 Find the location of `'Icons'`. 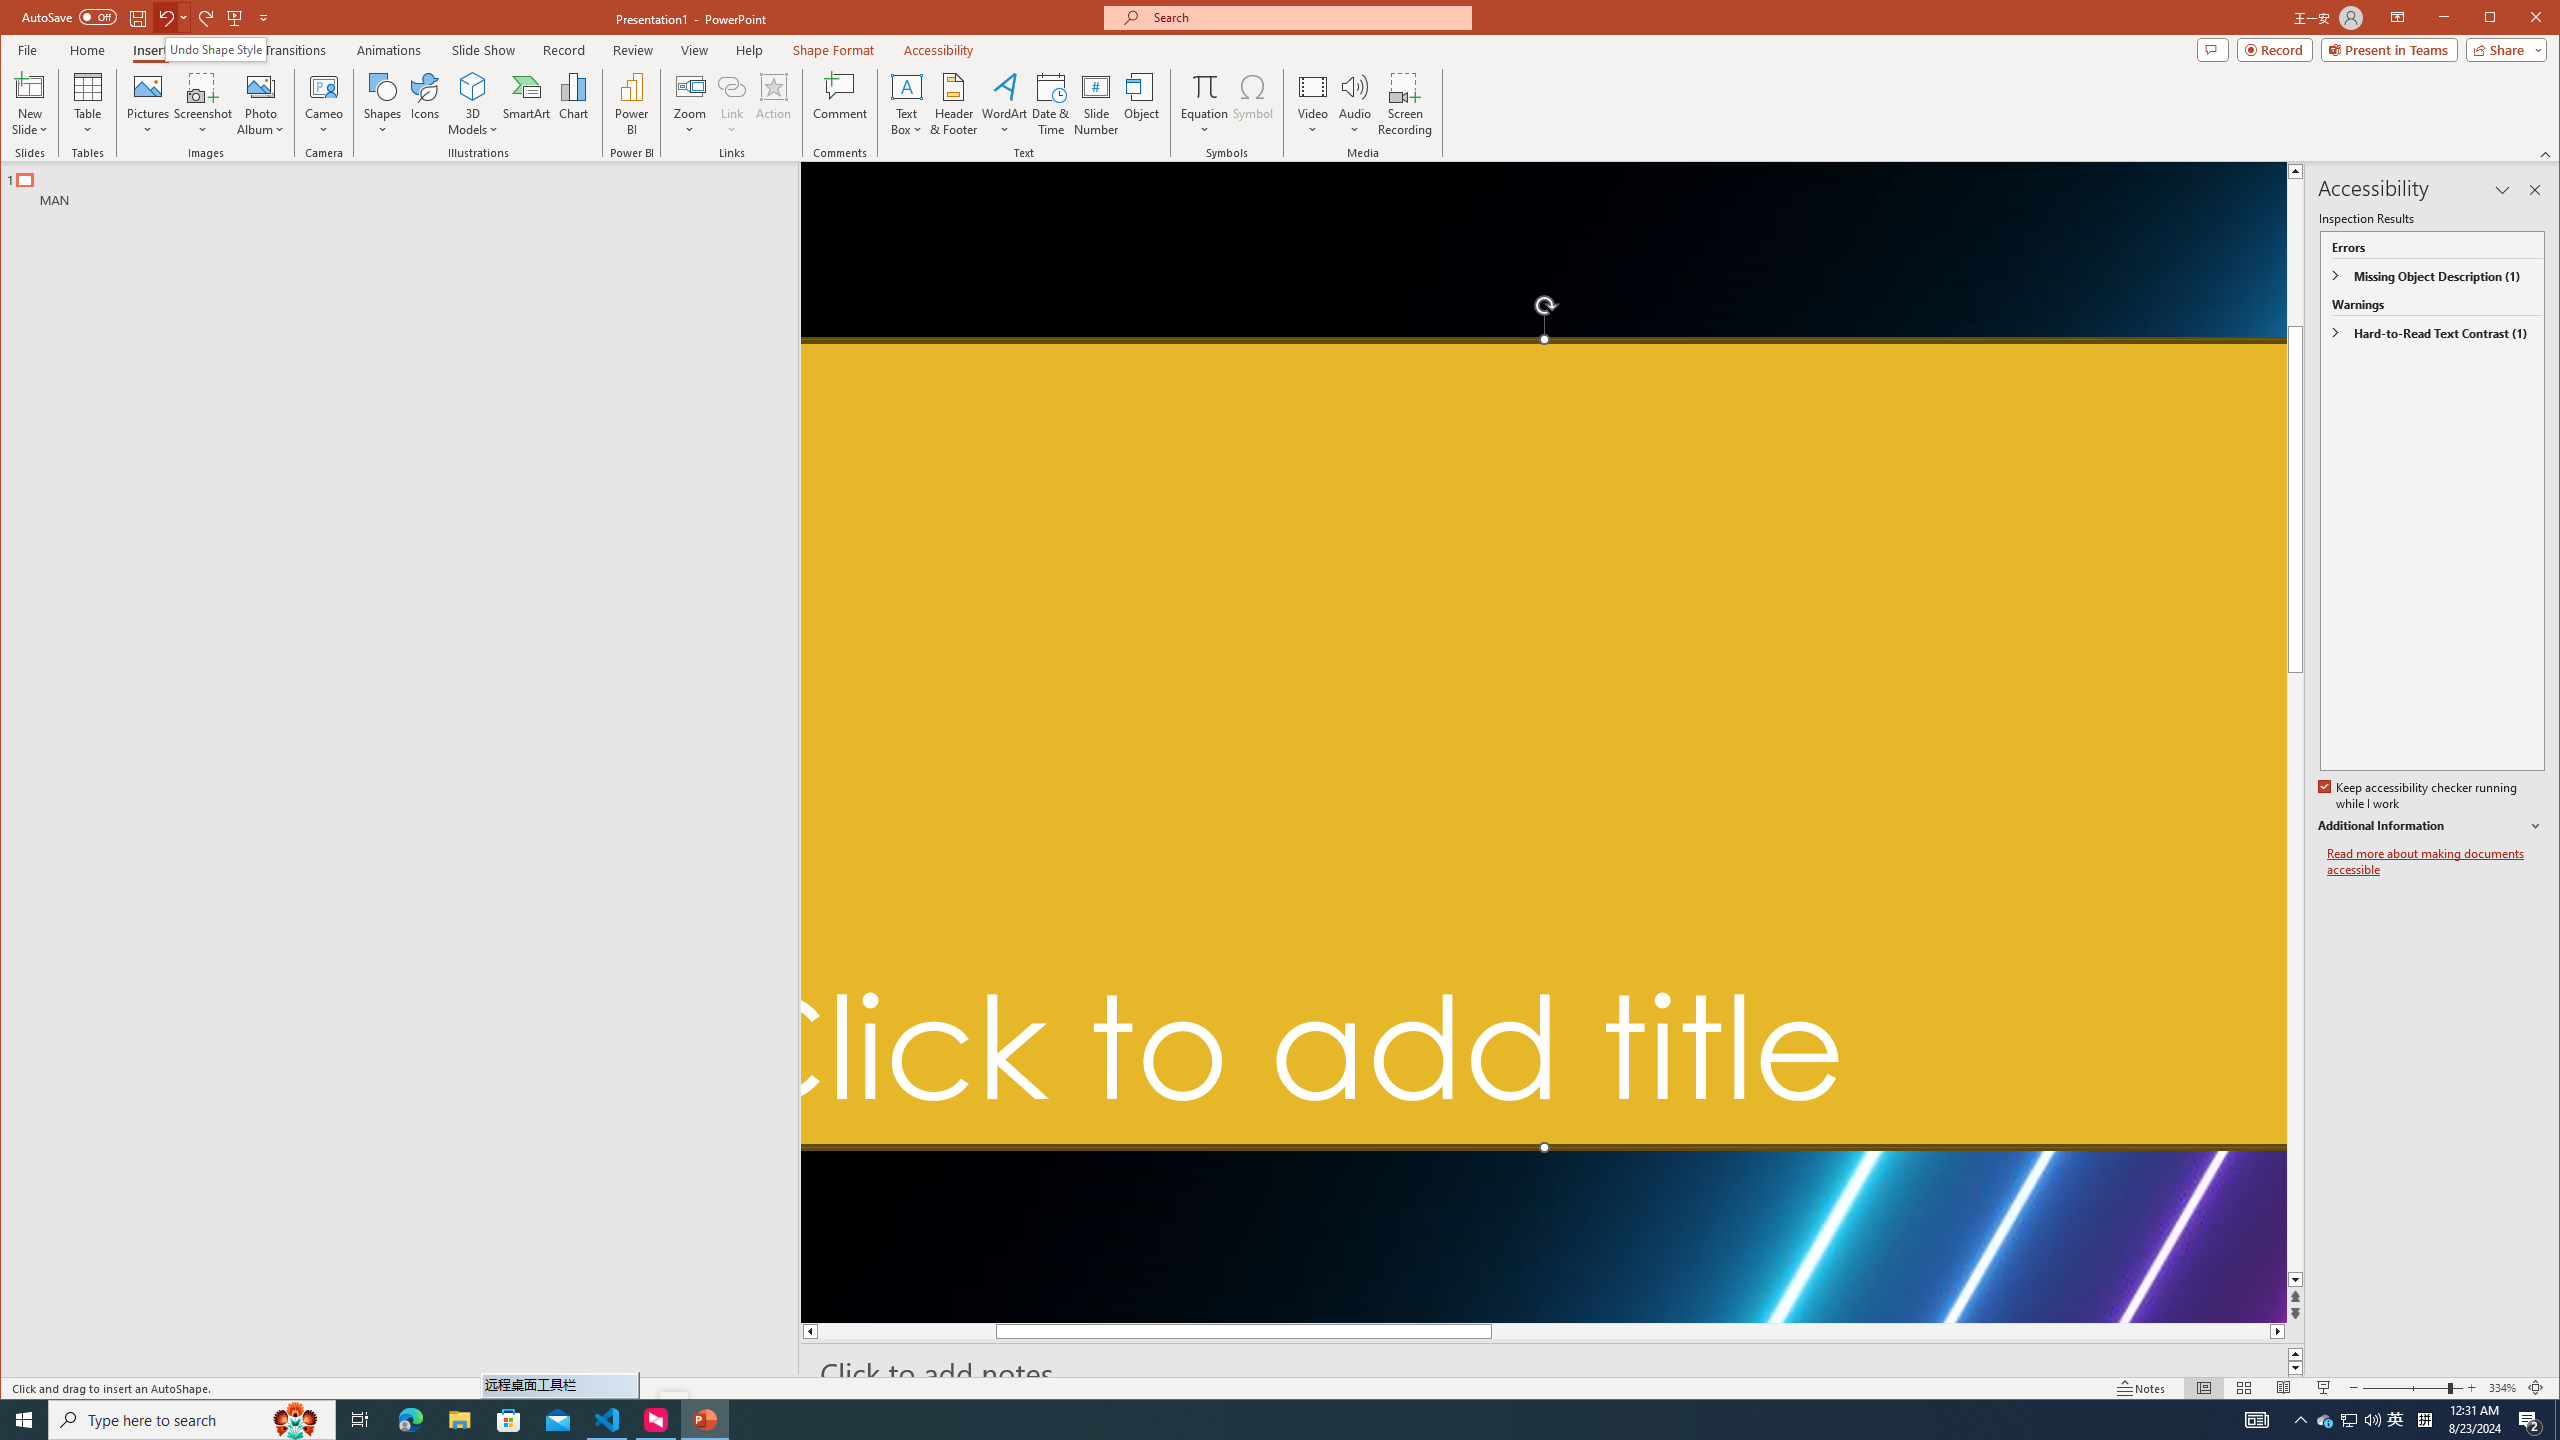

'Icons' is located at coordinates (423, 103).